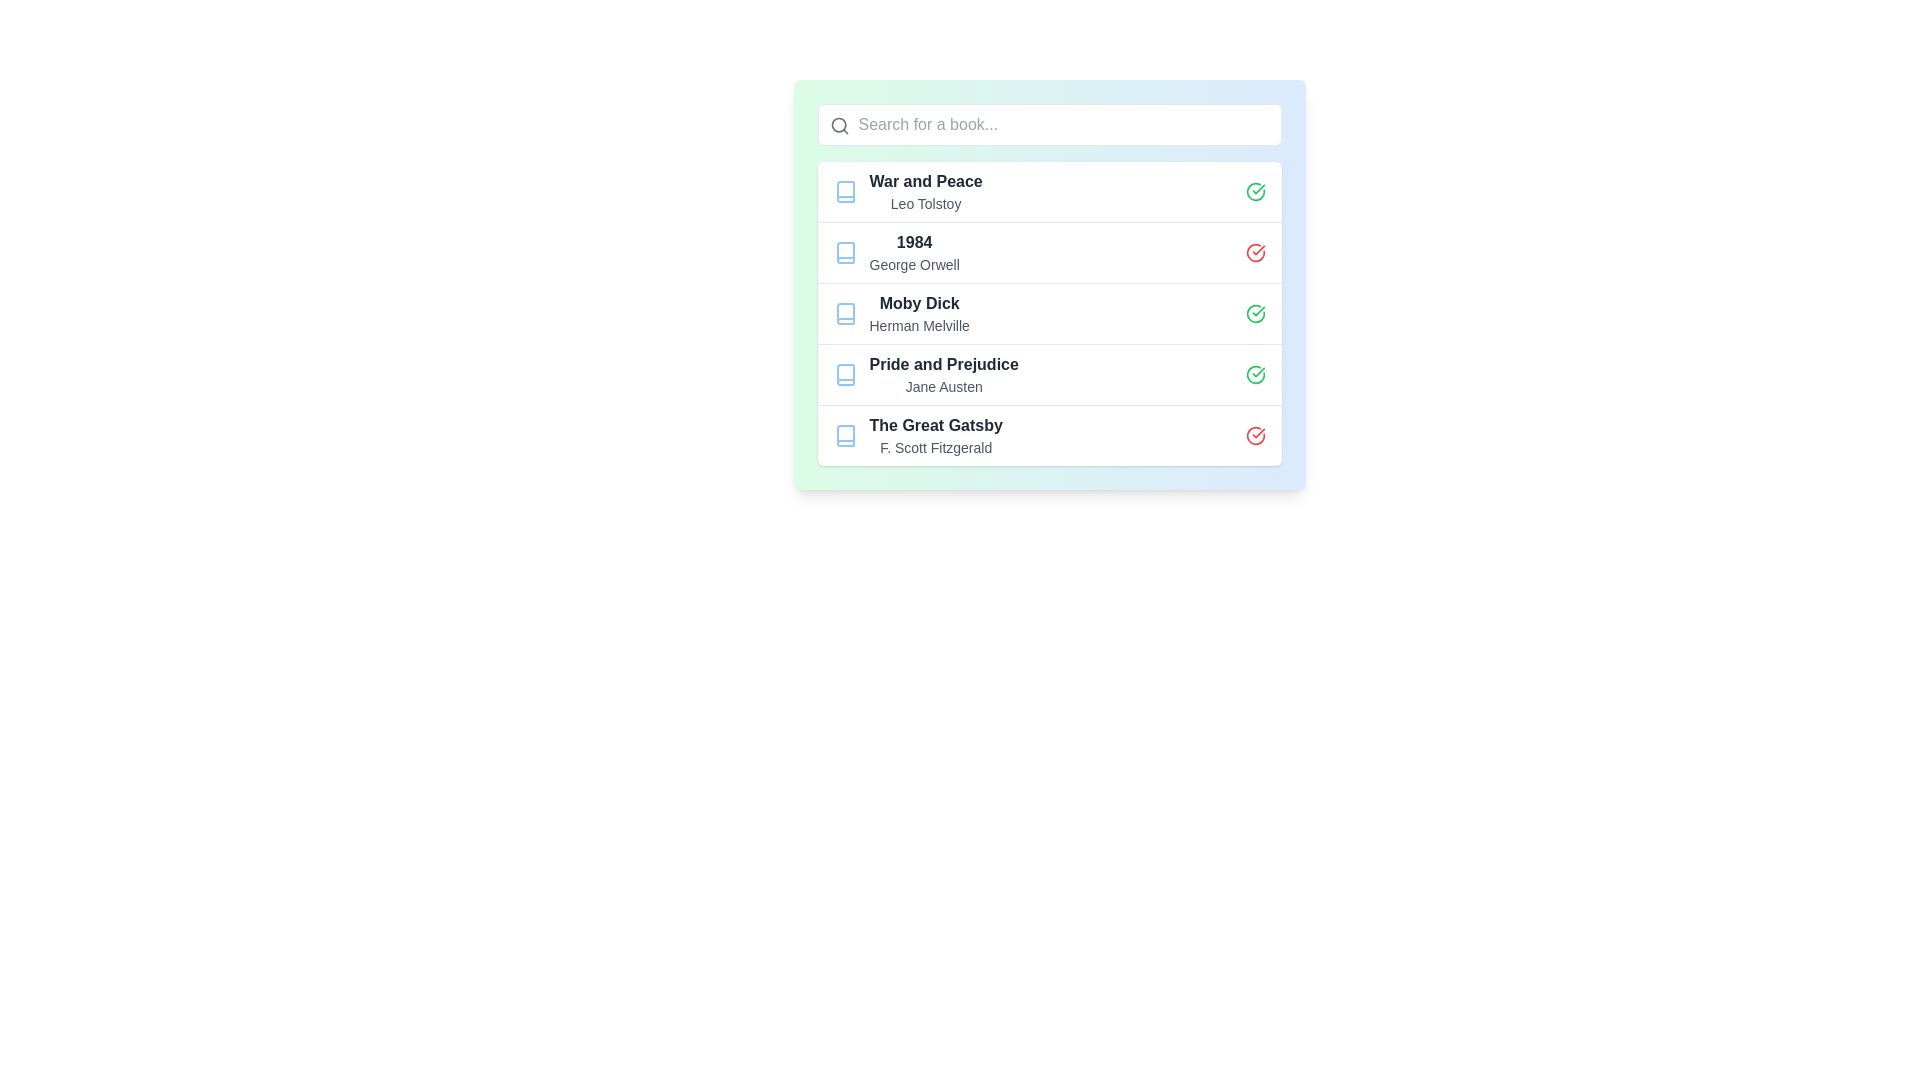  What do you see at coordinates (913, 264) in the screenshot?
I see `the text label displaying 'George Orwell', which is a small, light gray font indicating the author's name, located below the bold '1984' text` at bounding box center [913, 264].